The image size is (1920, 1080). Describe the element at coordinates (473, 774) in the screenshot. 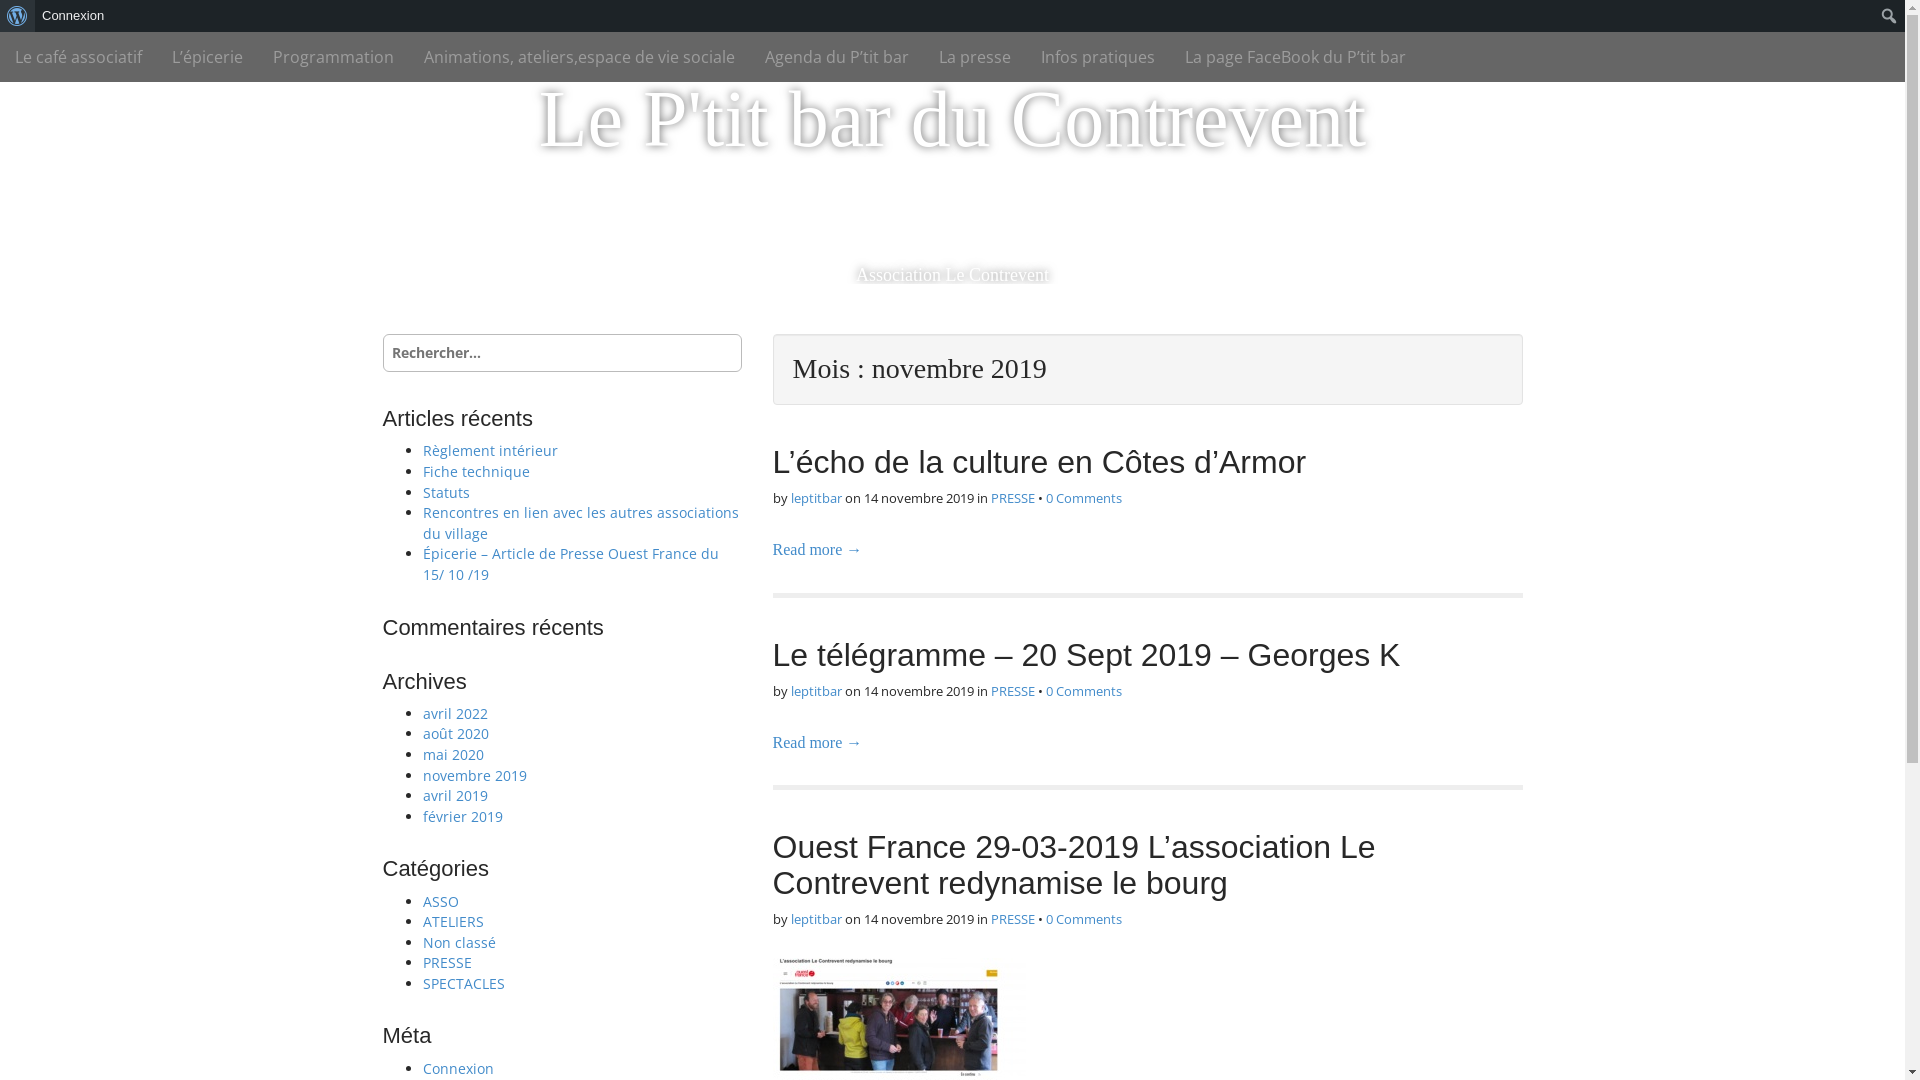

I see `'novembre 2019'` at that location.